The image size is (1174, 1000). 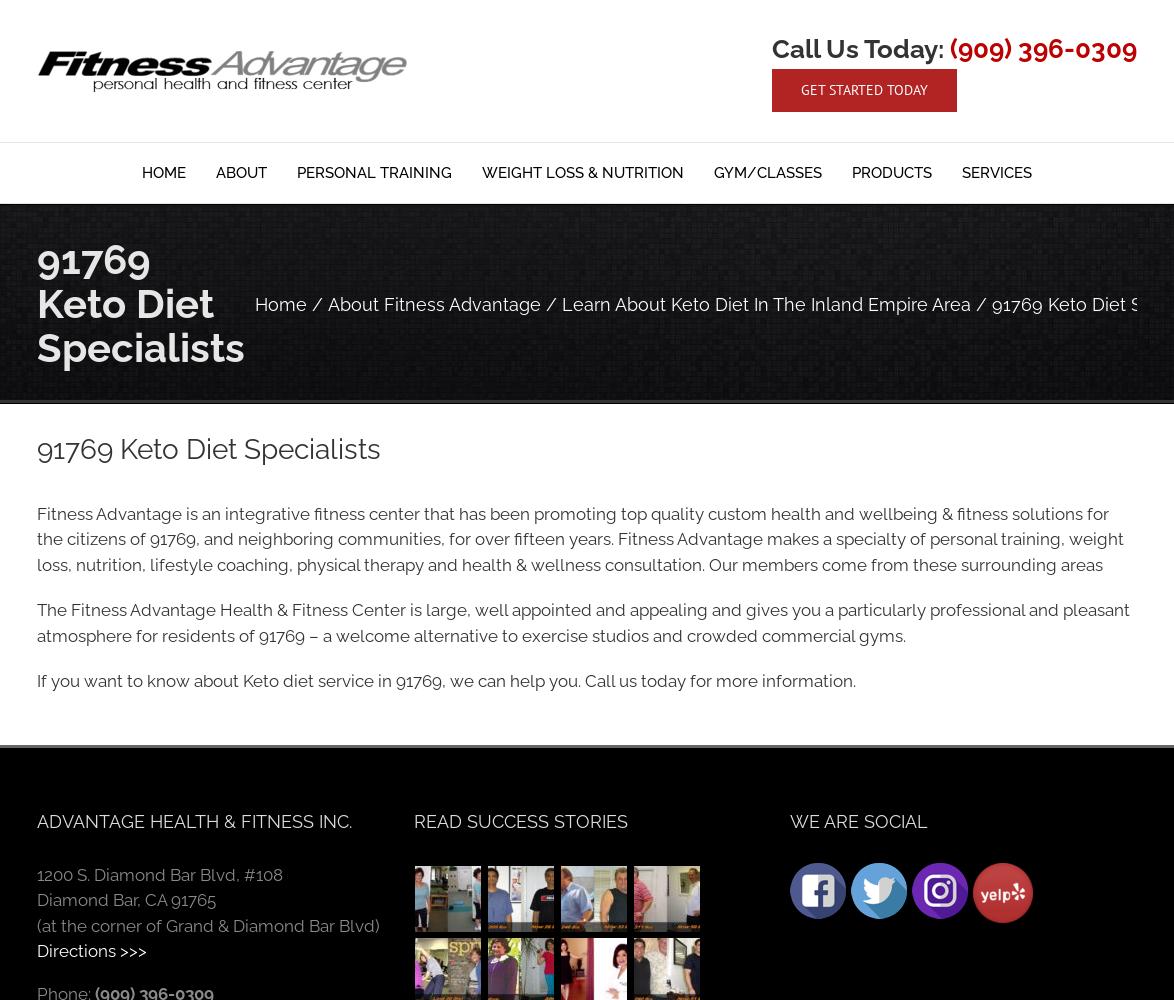 I want to click on 'HOME', so click(x=164, y=173).